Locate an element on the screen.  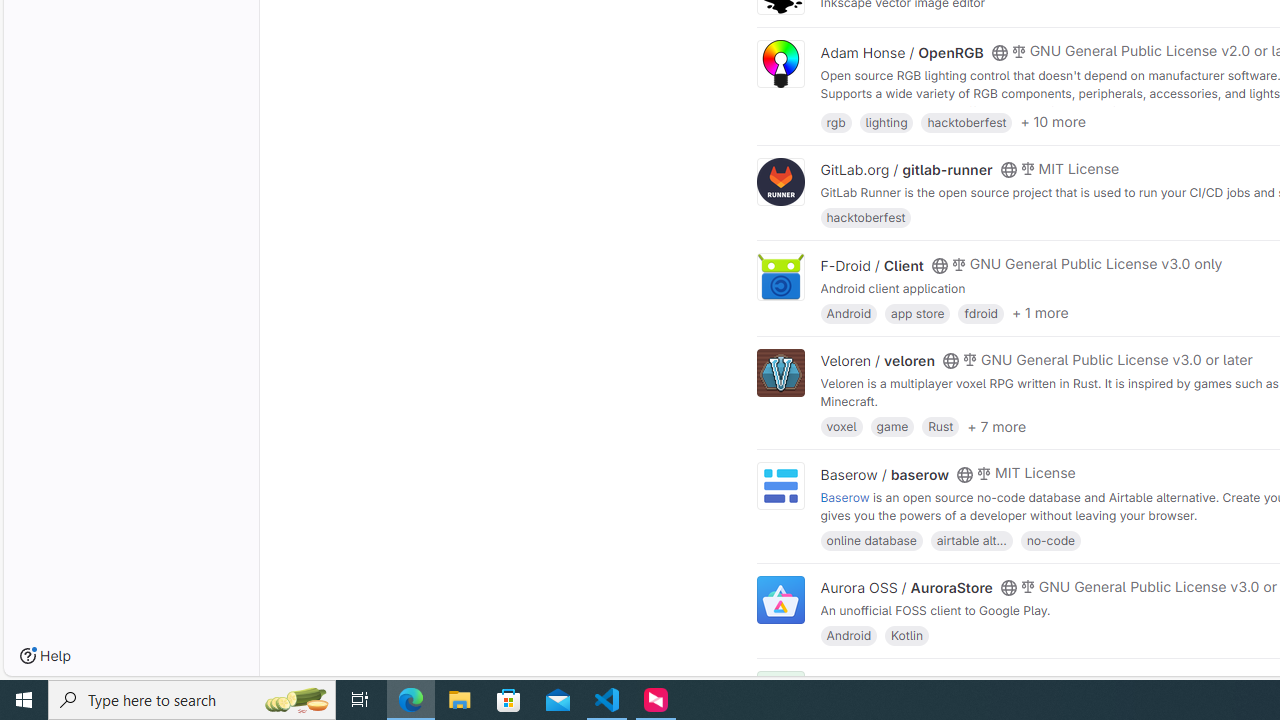
'Kotlin' is located at coordinates (906, 635).